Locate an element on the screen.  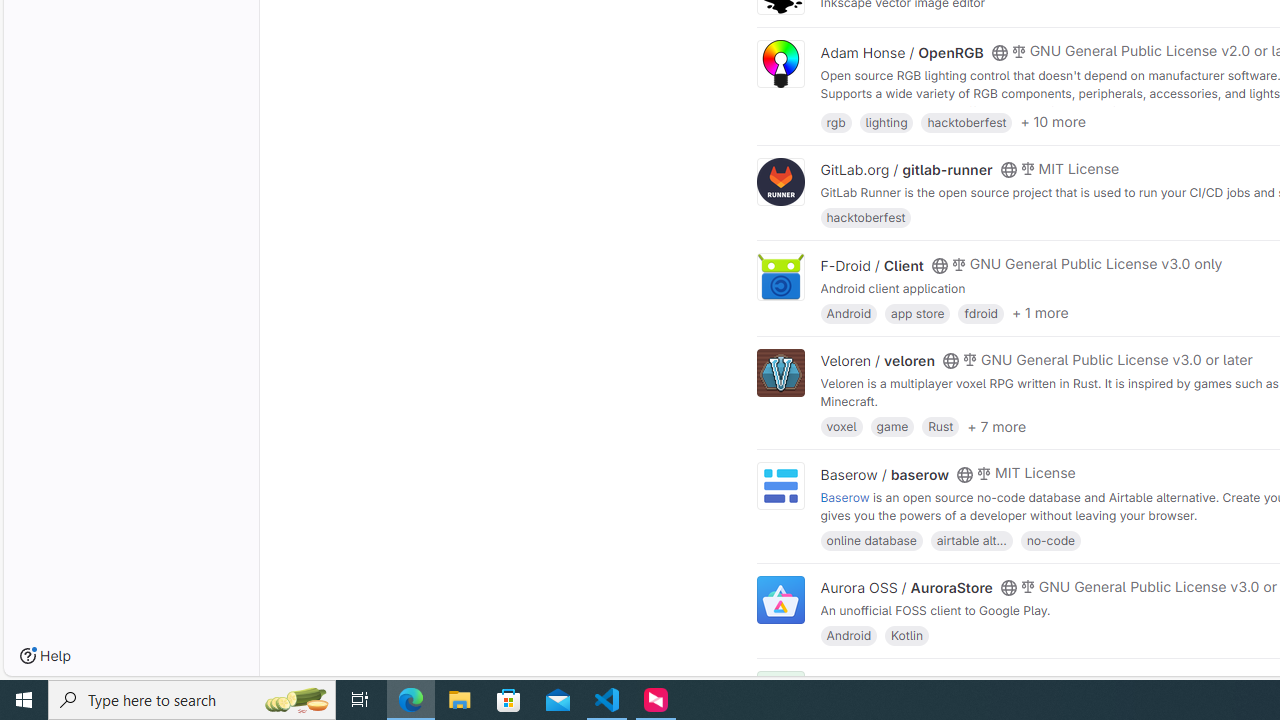
'Kotlin' is located at coordinates (906, 635).